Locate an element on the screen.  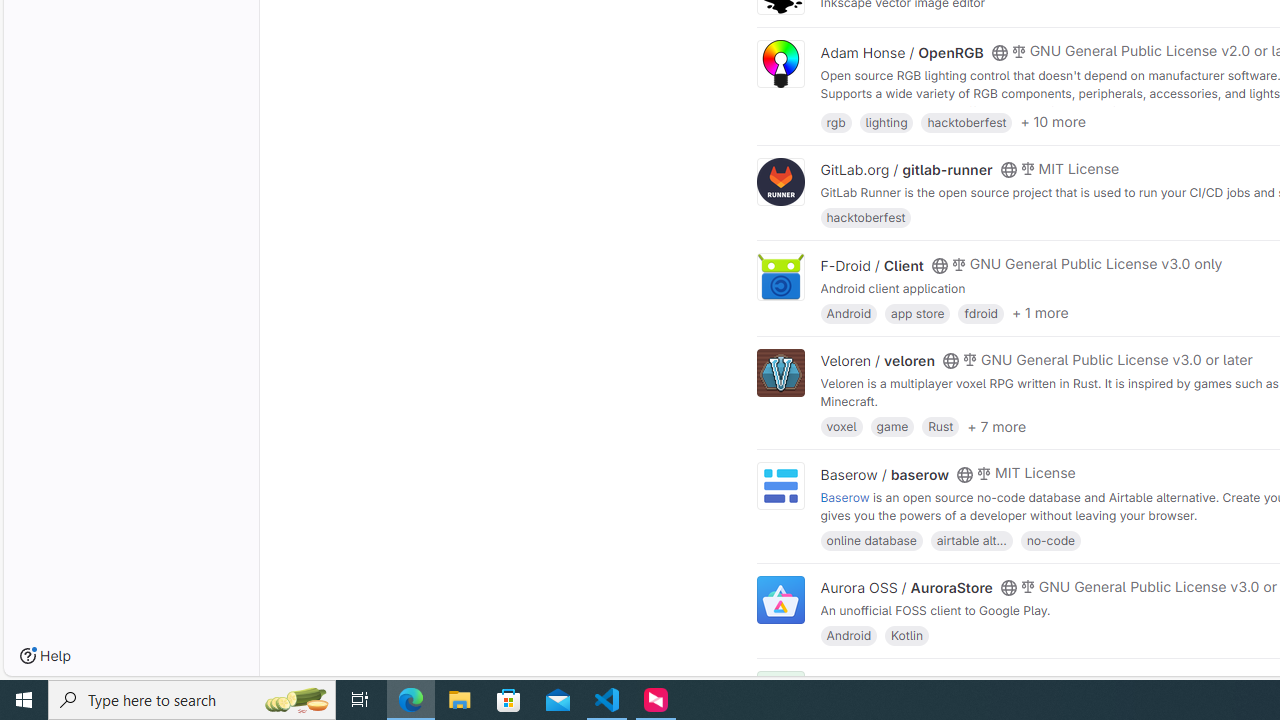
'Kotlin' is located at coordinates (906, 635).